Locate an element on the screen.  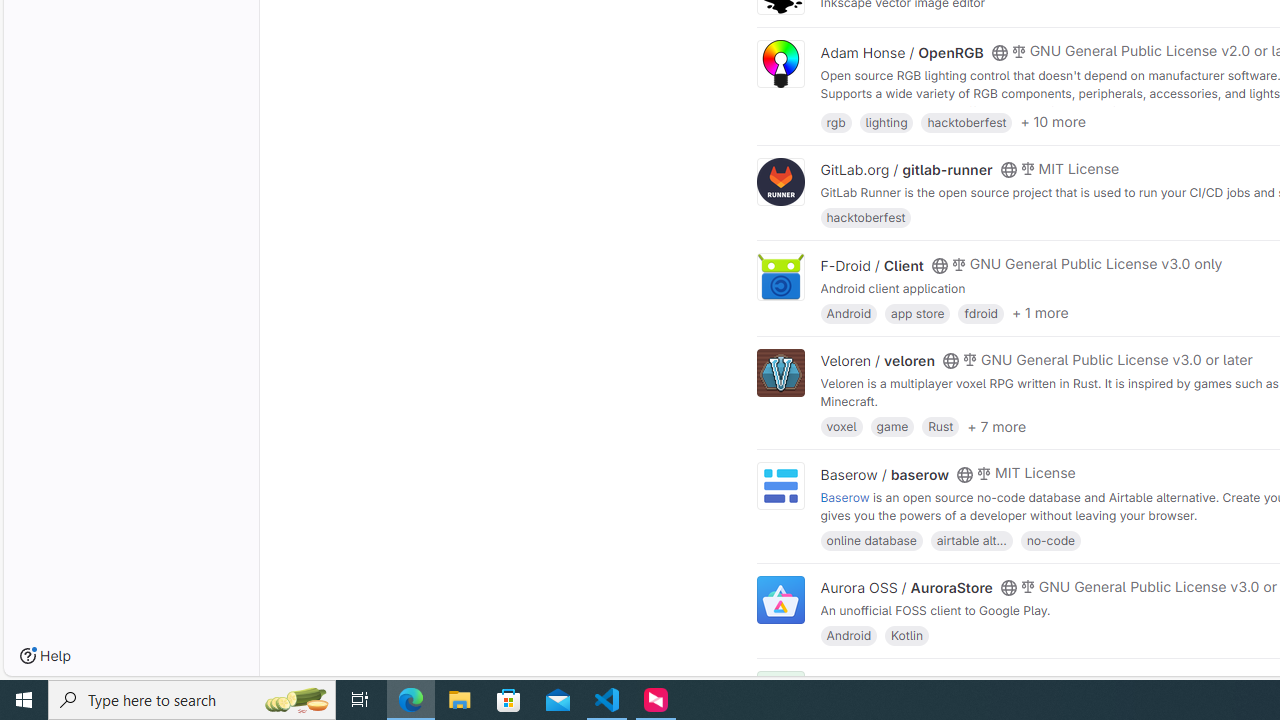
'Kotlin' is located at coordinates (906, 635).